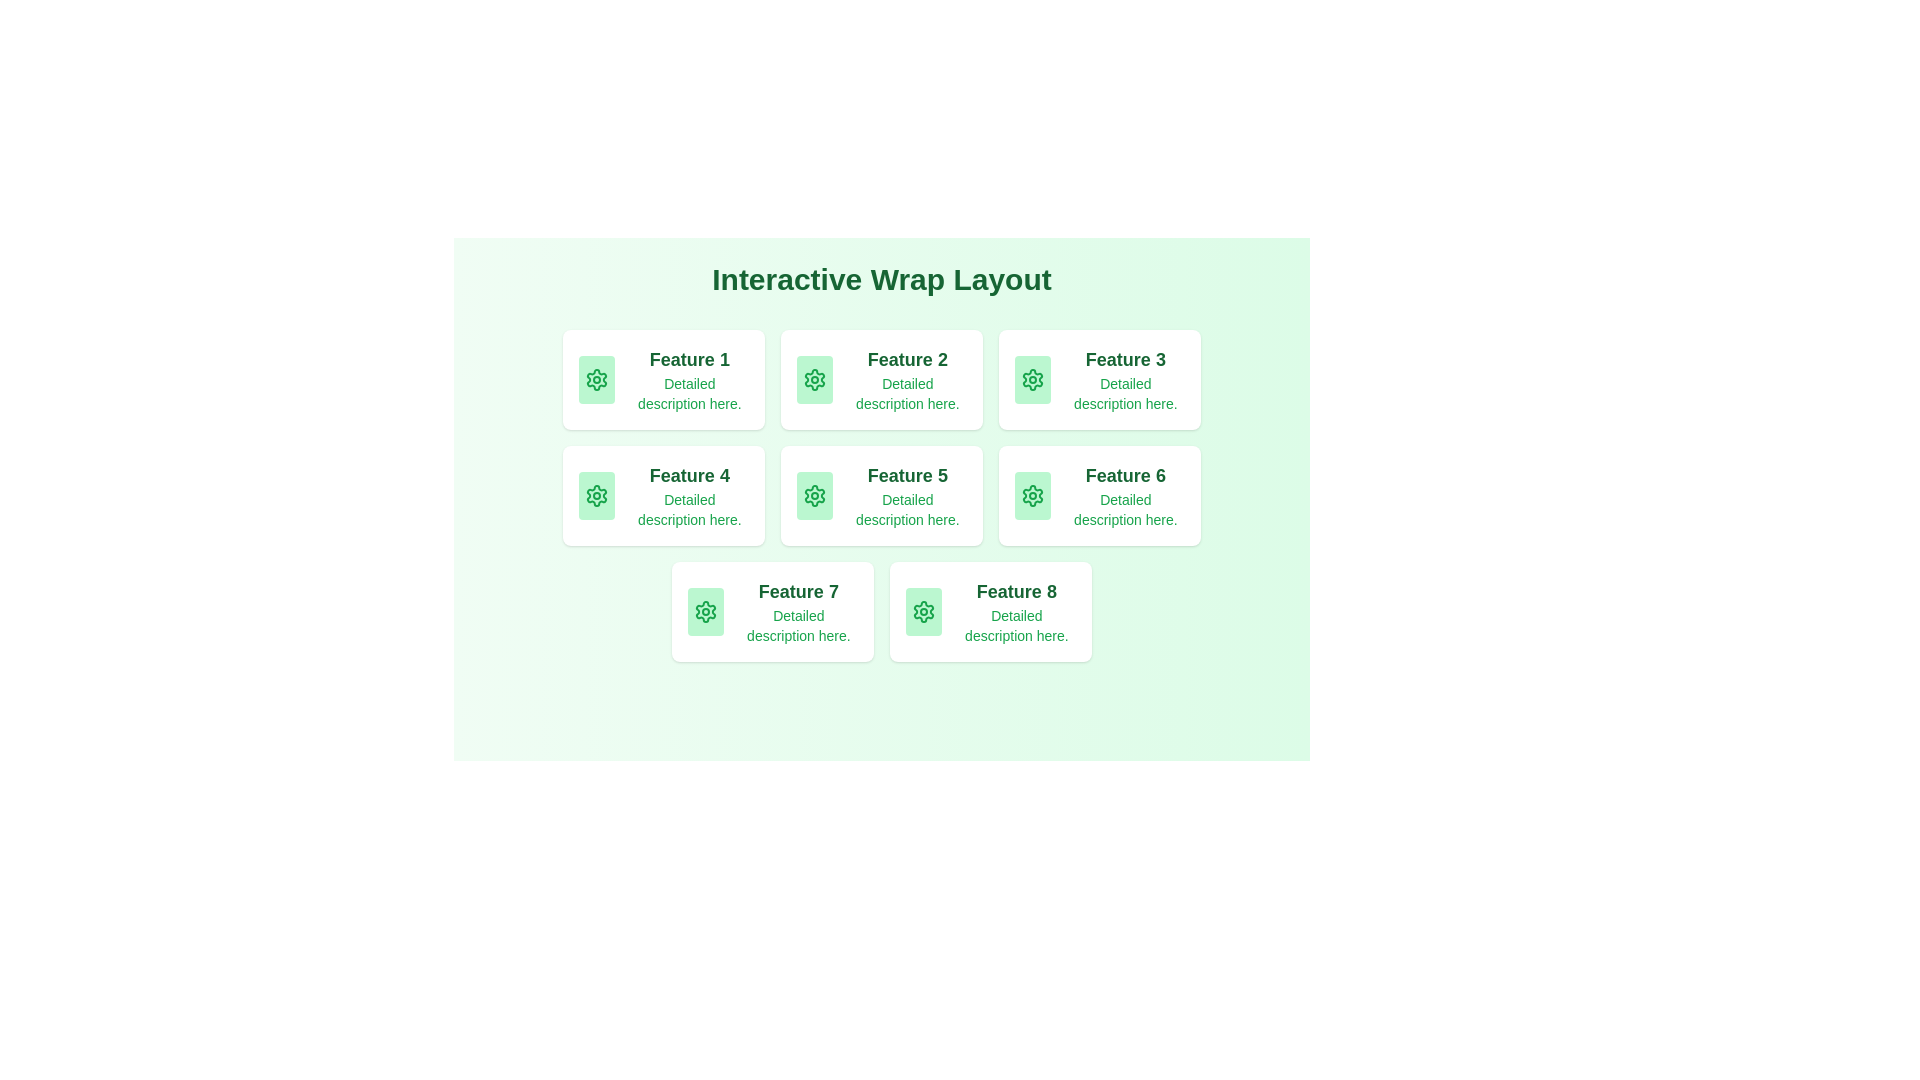  What do you see at coordinates (922, 611) in the screenshot?
I see `the gear icon element within the eighth feature card titled 'Feature 8', which is characterized by its green outline and cogwheel design` at bounding box center [922, 611].